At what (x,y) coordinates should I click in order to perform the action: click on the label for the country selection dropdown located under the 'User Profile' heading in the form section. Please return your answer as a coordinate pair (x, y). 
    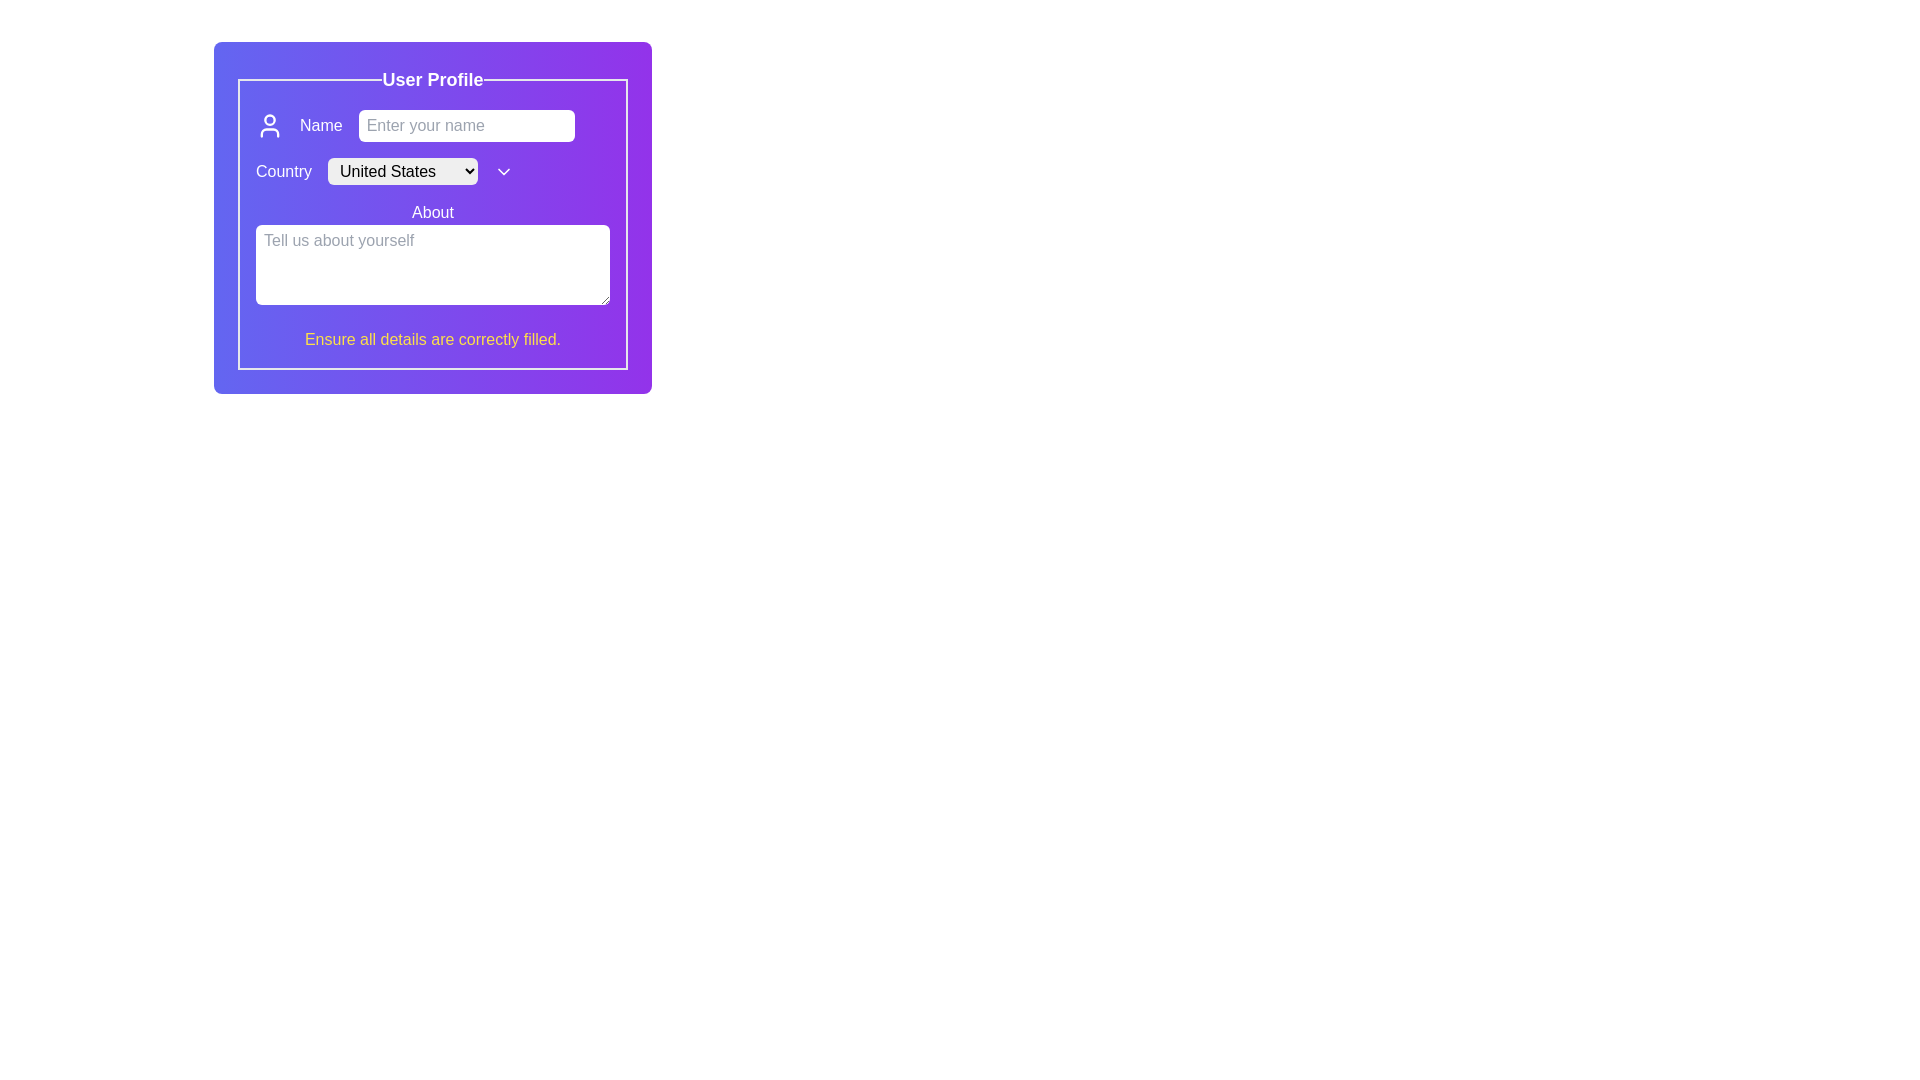
    Looking at the image, I should click on (282, 170).